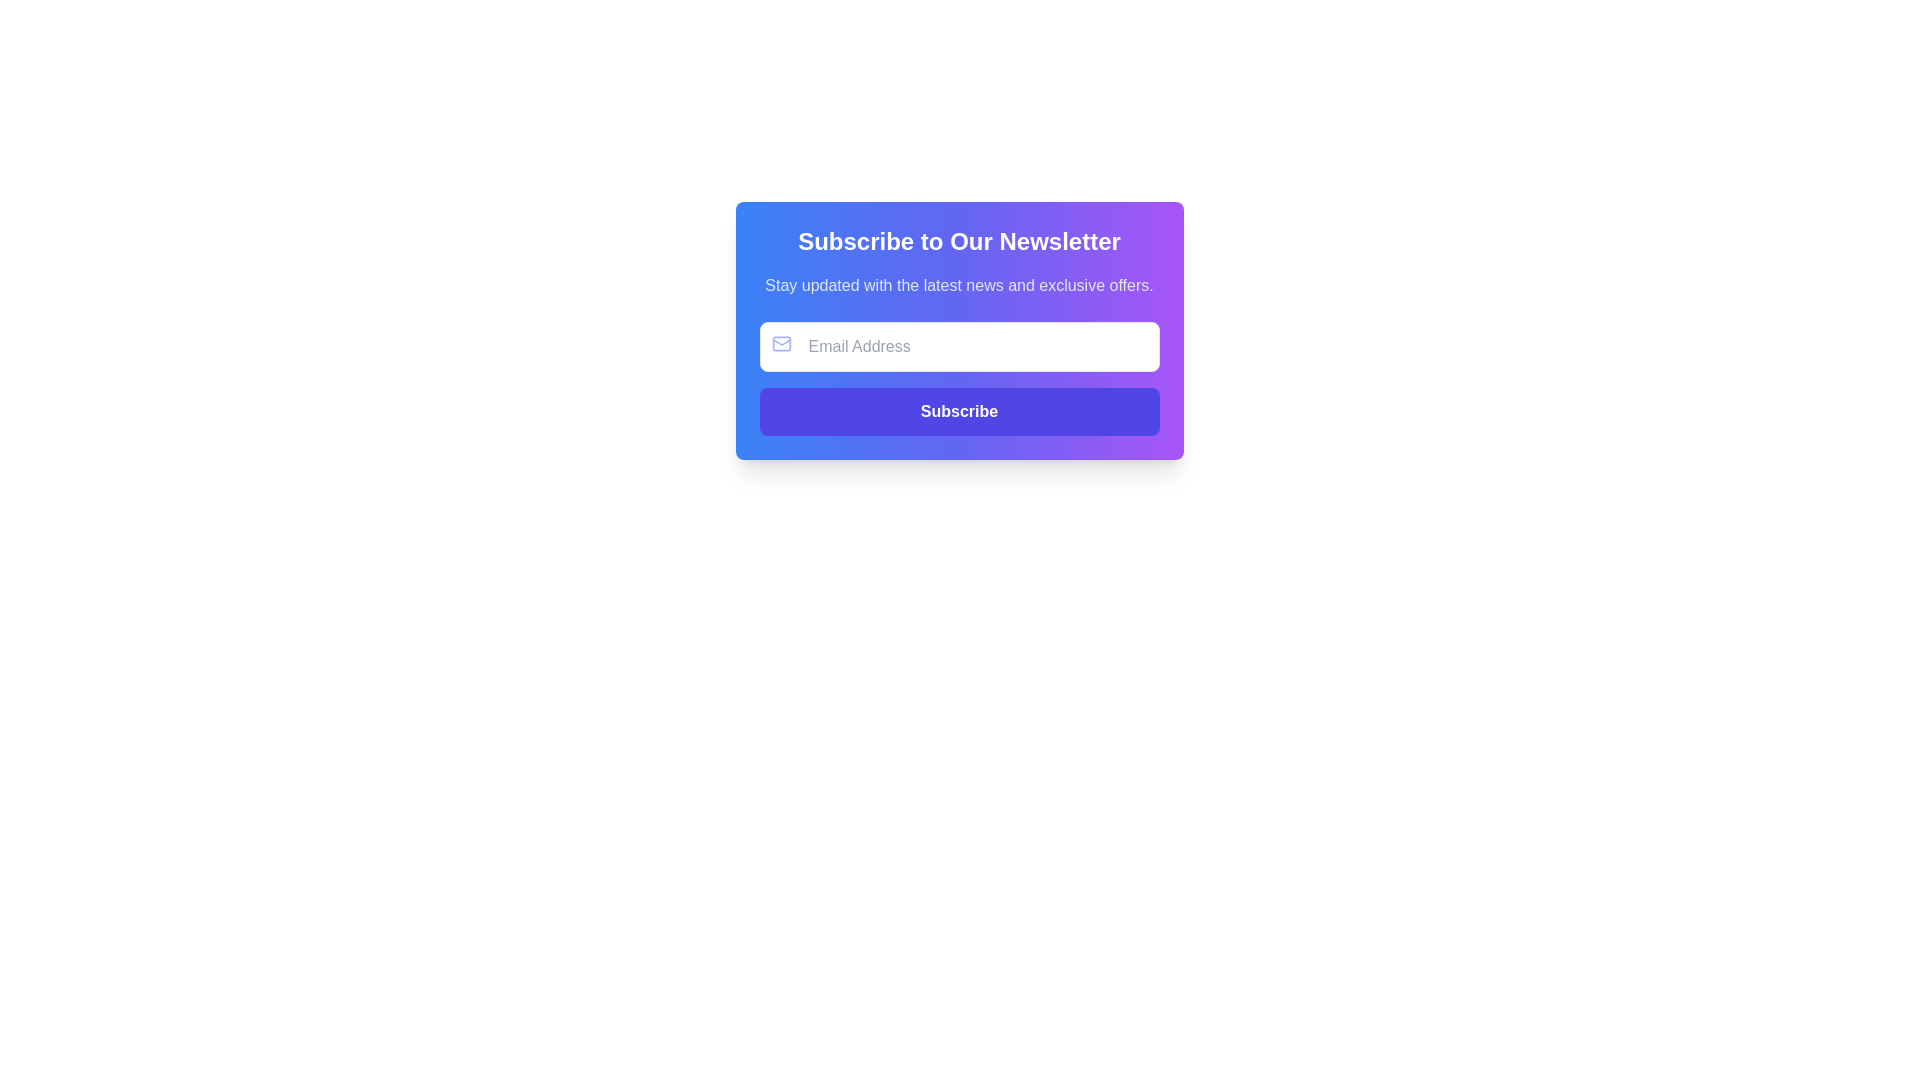 The height and width of the screenshot is (1080, 1920). I want to click on the minimalist rectangular graphical representation with rounded corners inside the envelope icon located in the email input field, so click(780, 342).